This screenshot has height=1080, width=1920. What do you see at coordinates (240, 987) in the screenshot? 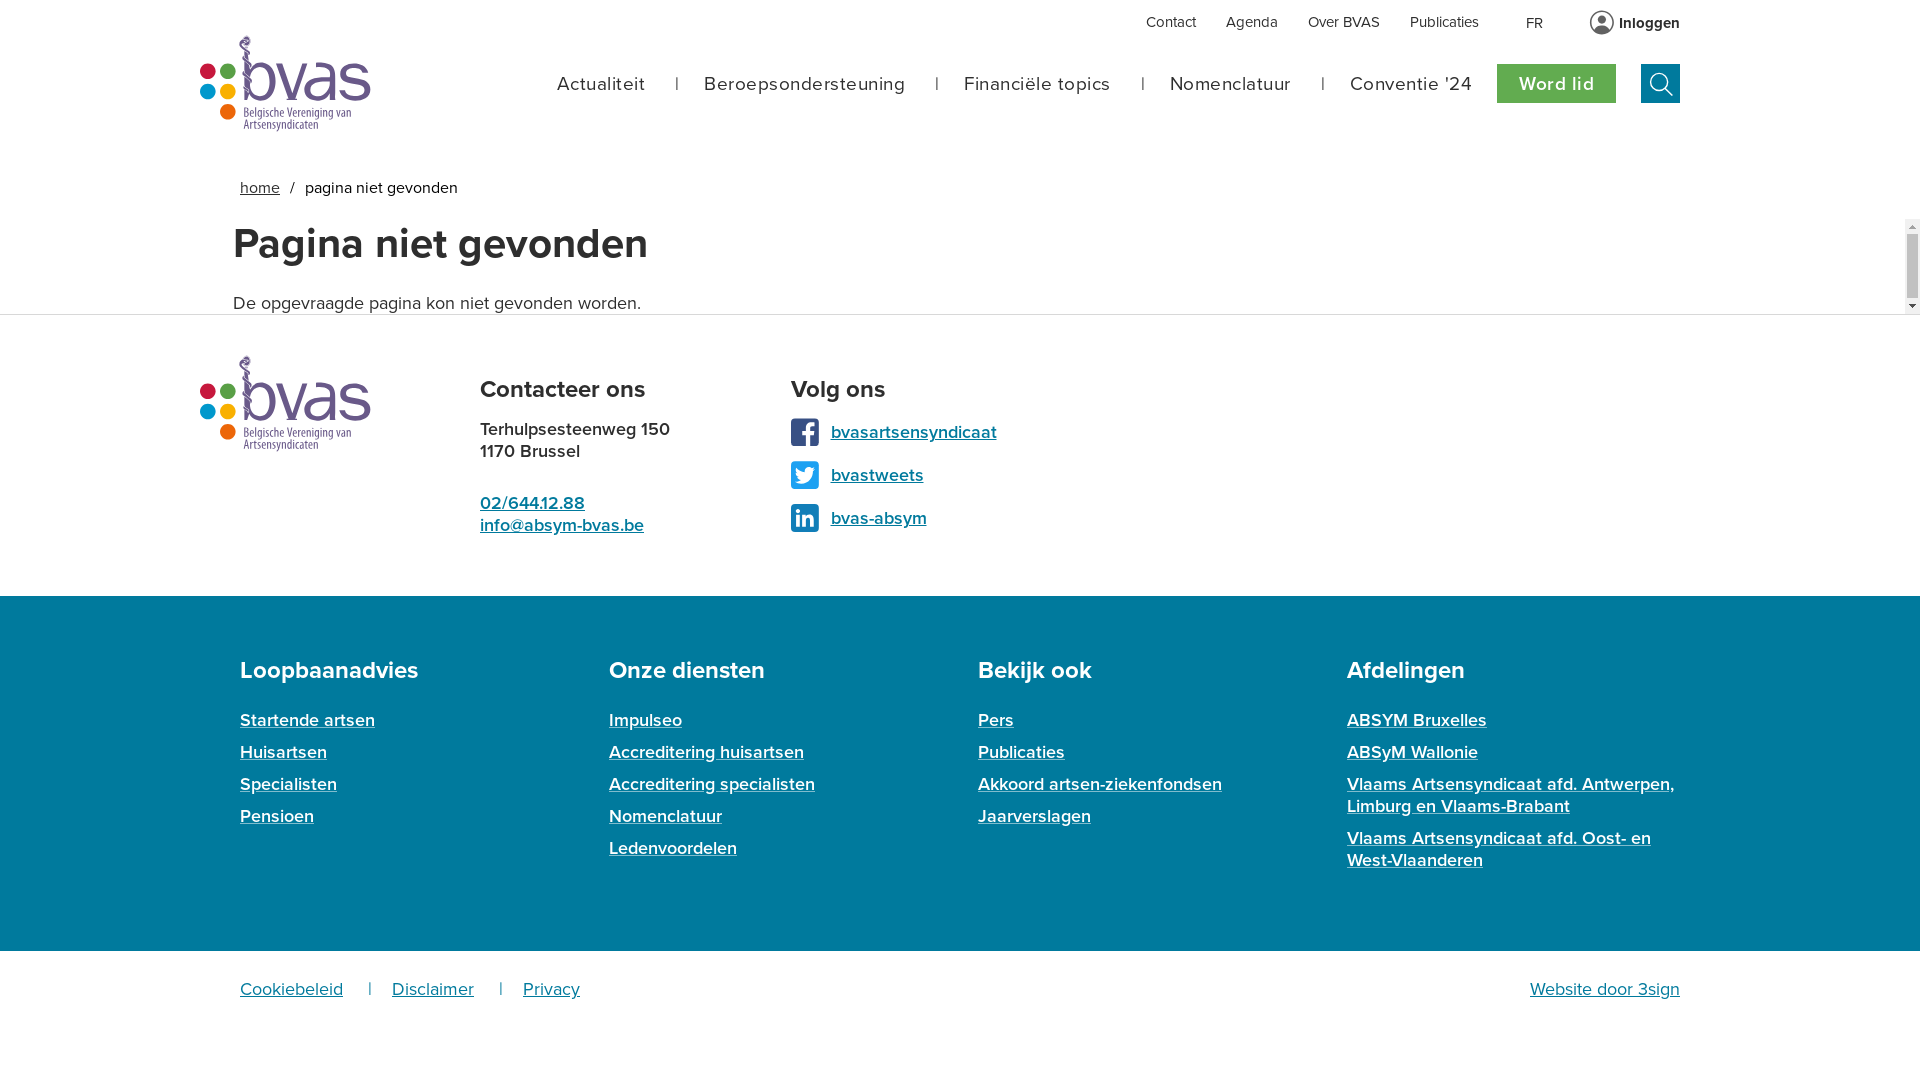
I see `'Cookiebeleid'` at bounding box center [240, 987].